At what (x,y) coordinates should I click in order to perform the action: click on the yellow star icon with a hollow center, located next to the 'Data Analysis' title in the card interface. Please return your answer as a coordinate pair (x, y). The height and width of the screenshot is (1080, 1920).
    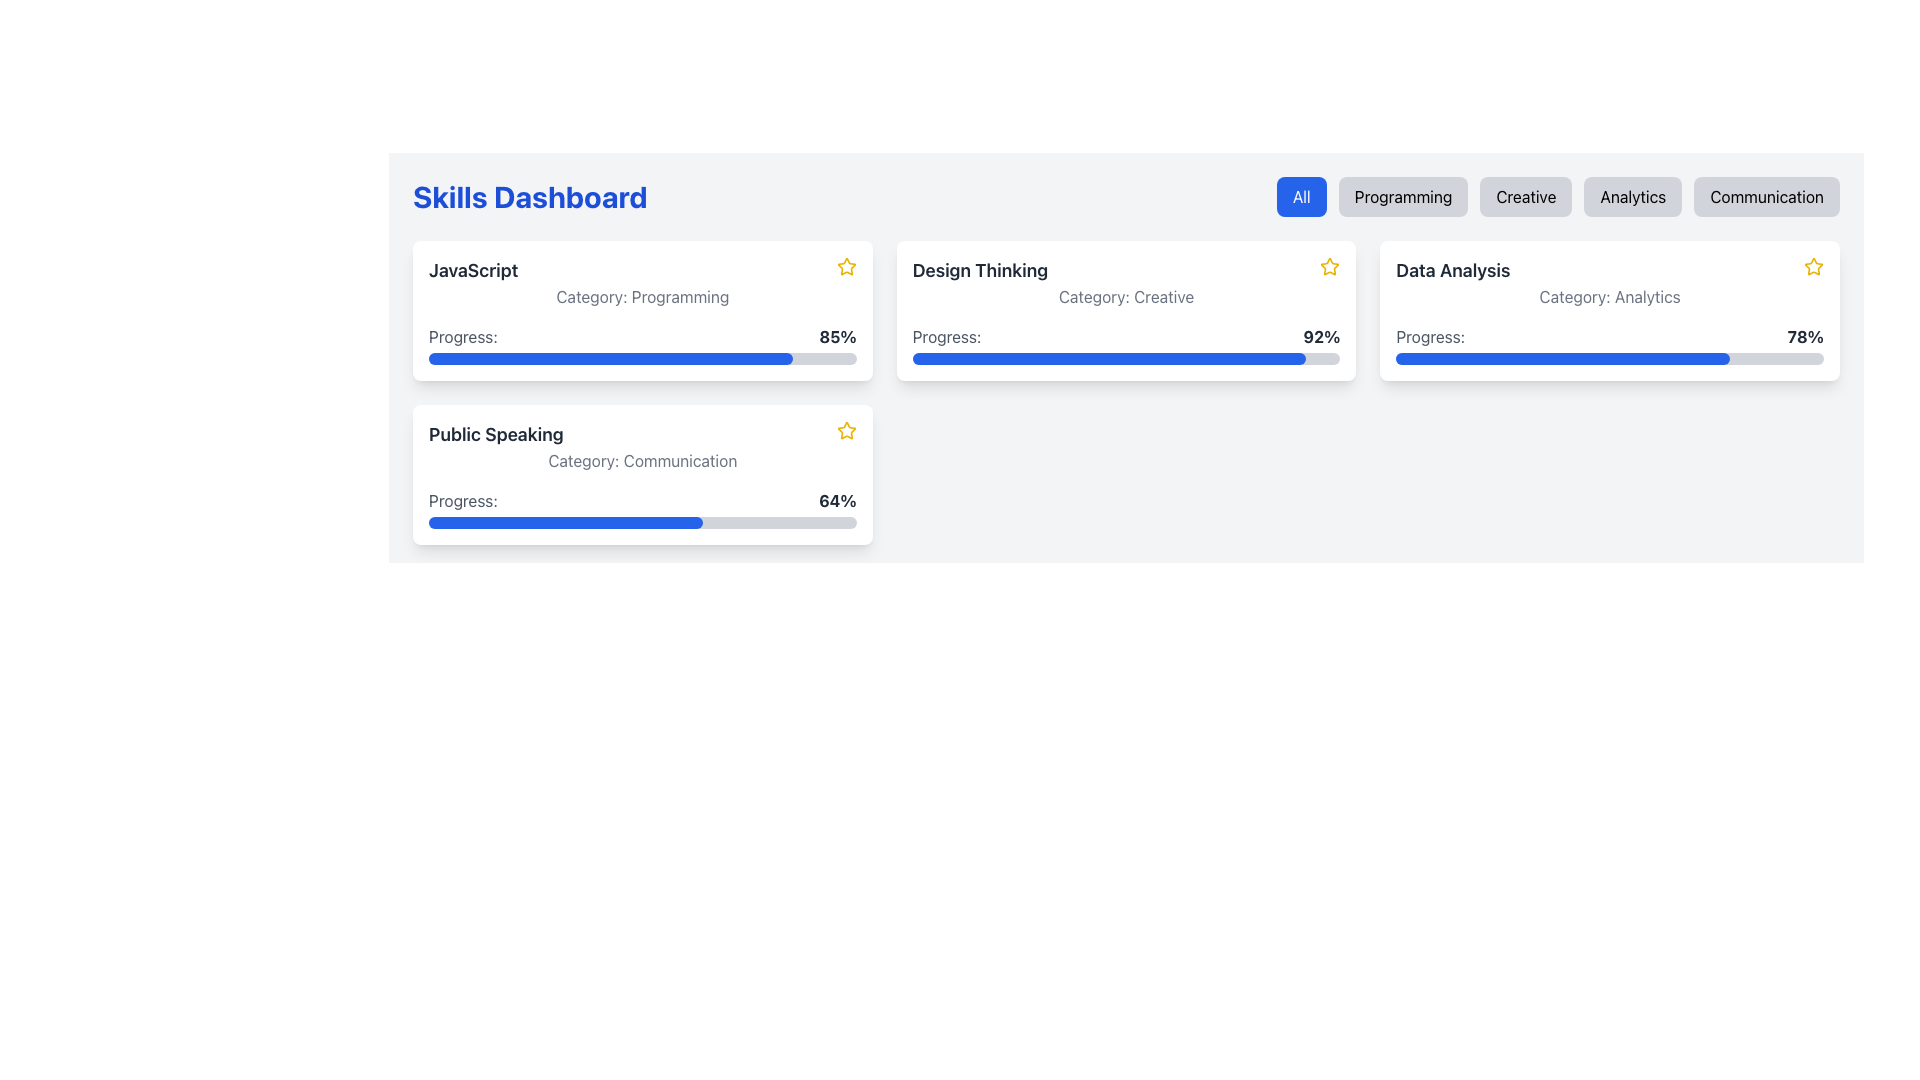
    Looking at the image, I should click on (1814, 265).